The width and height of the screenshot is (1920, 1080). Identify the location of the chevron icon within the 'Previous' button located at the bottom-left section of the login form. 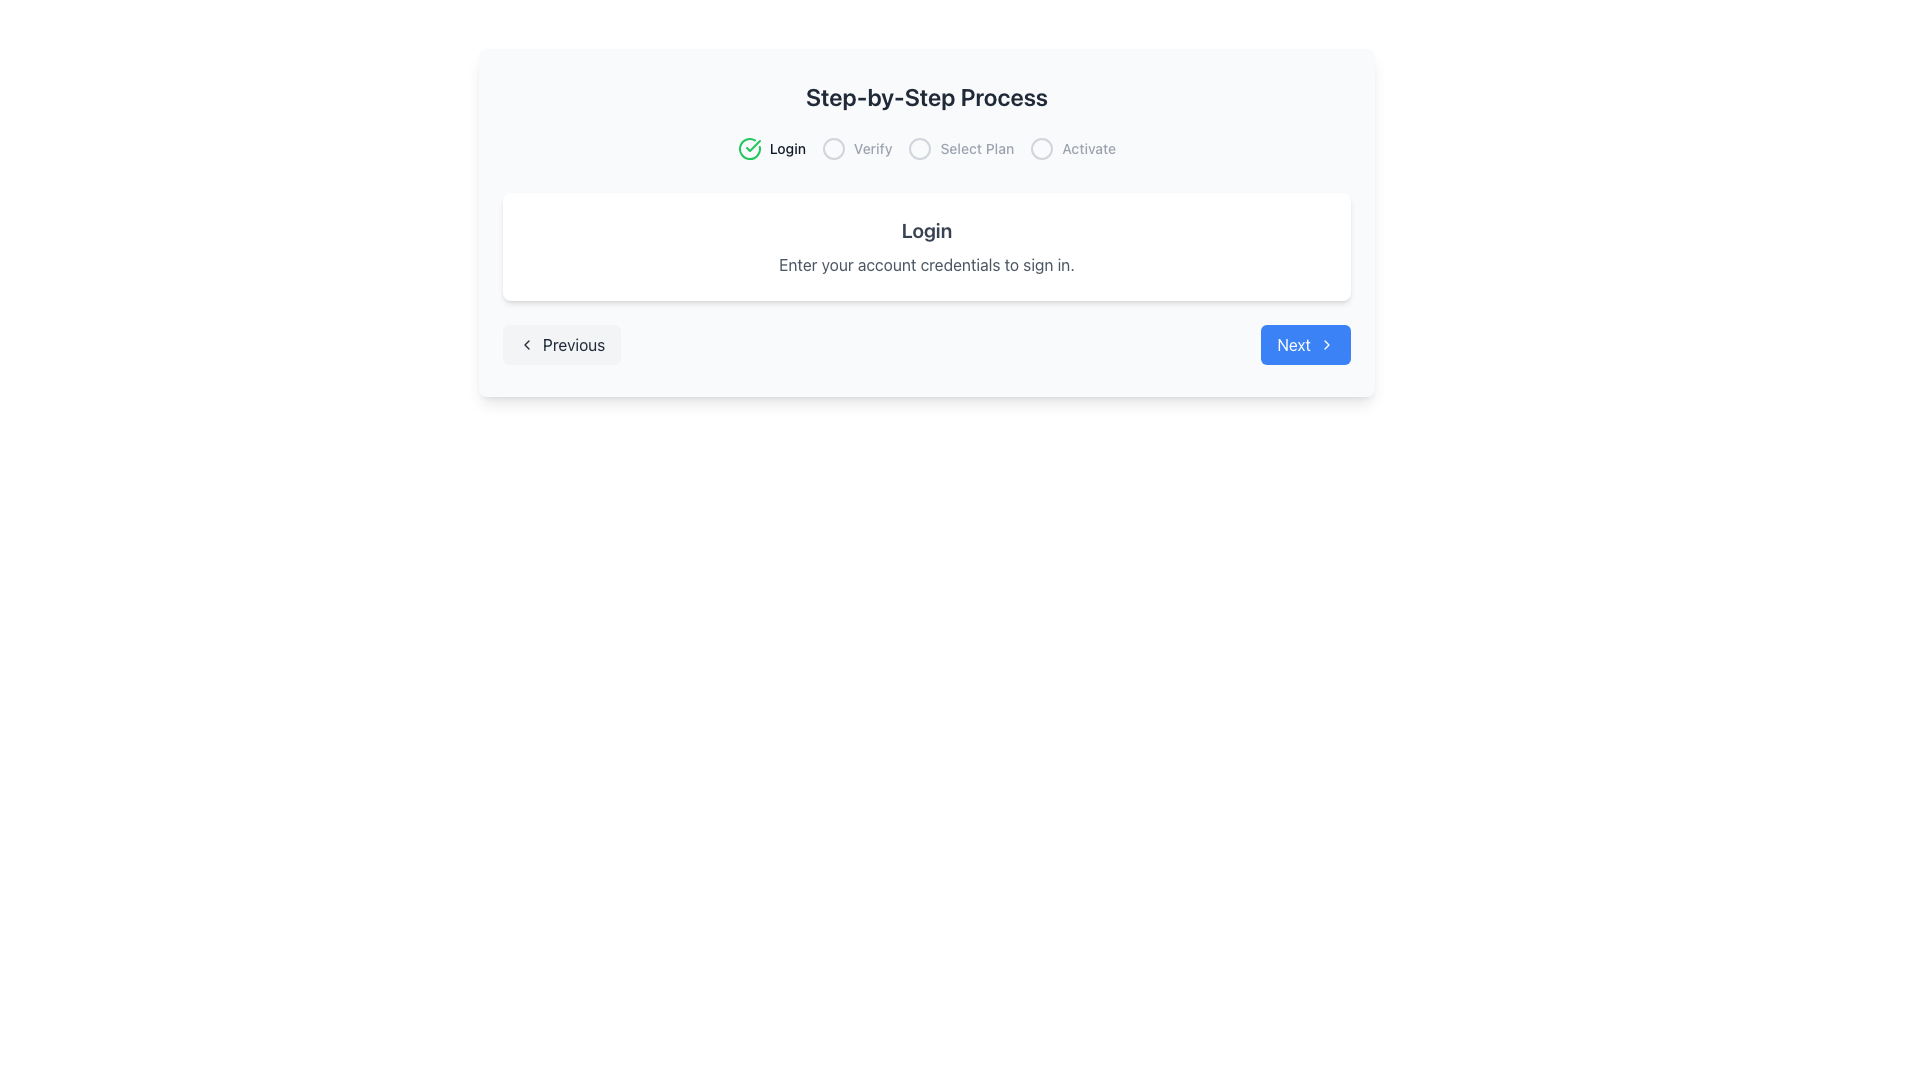
(527, 343).